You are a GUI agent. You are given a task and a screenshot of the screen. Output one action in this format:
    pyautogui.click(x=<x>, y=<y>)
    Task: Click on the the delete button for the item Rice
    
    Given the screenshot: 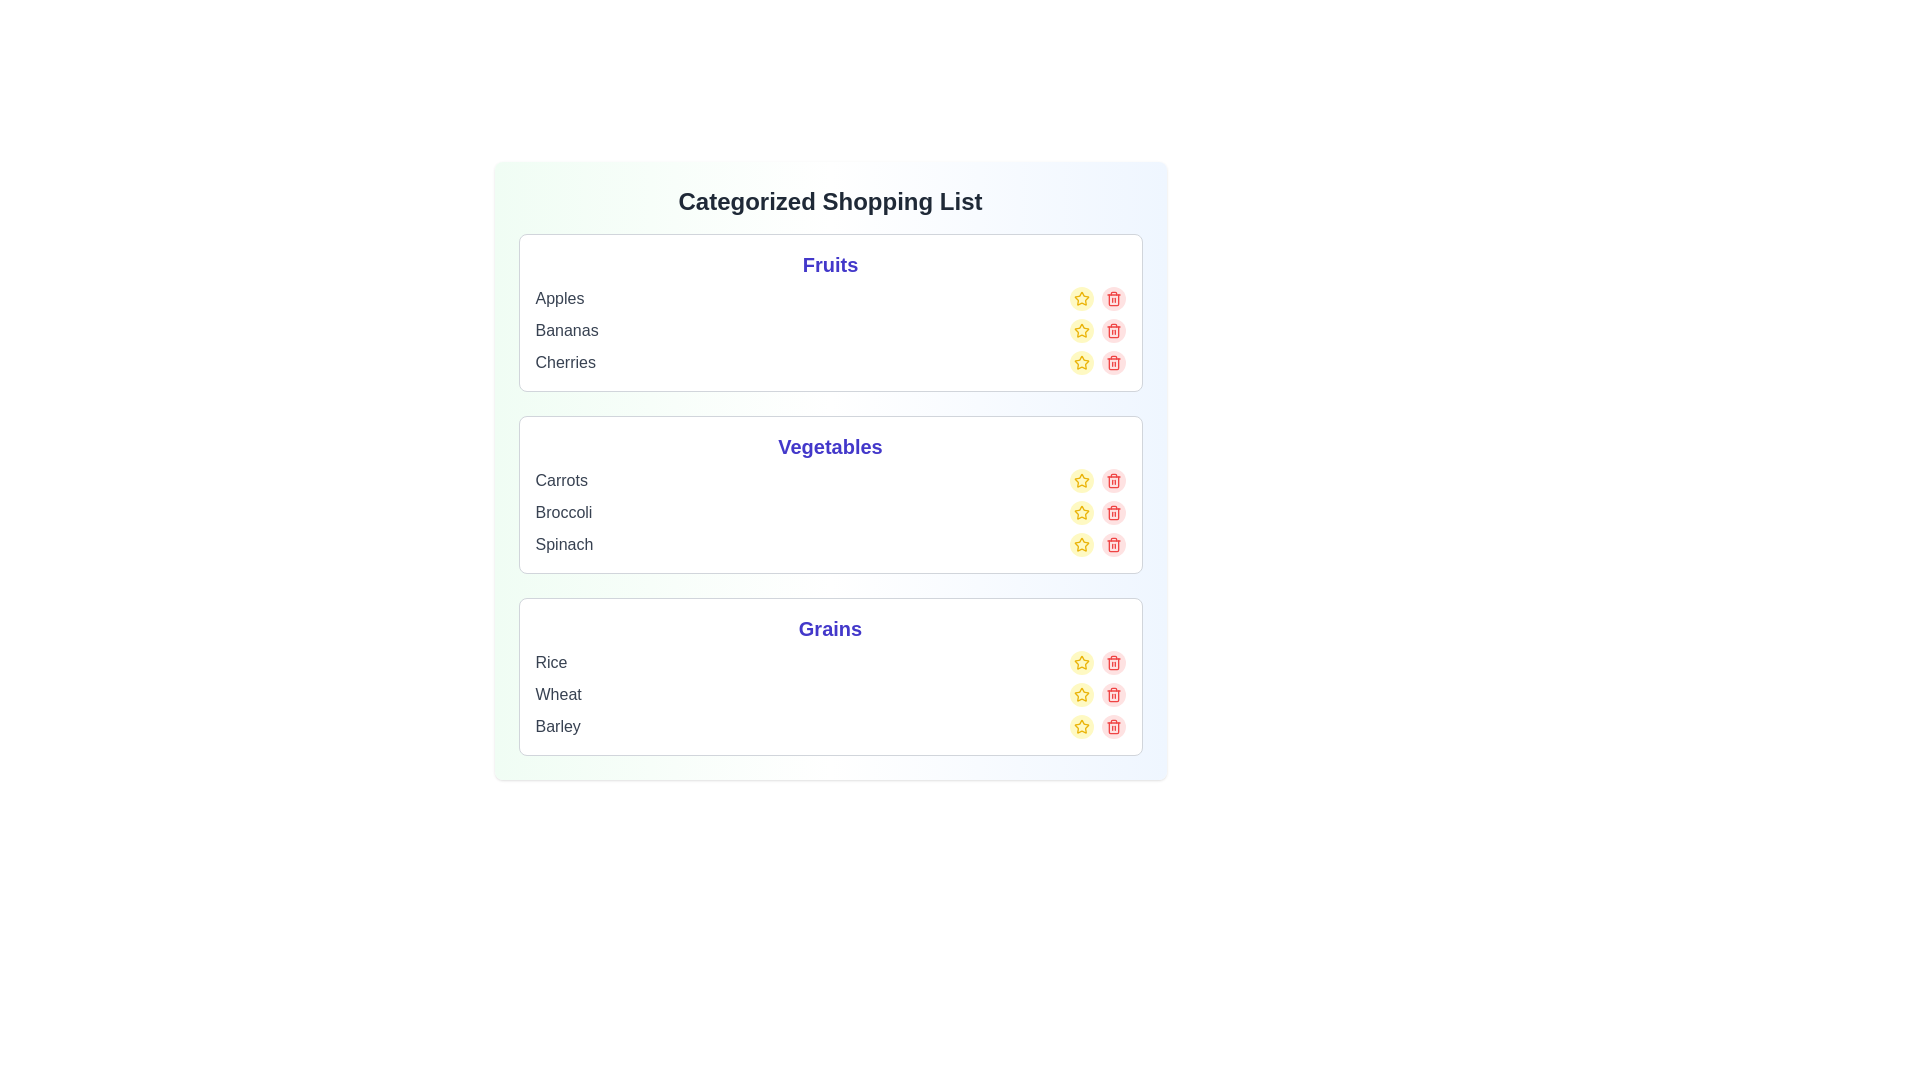 What is the action you would take?
    pyautogui.click(x=1112, y=663)
    